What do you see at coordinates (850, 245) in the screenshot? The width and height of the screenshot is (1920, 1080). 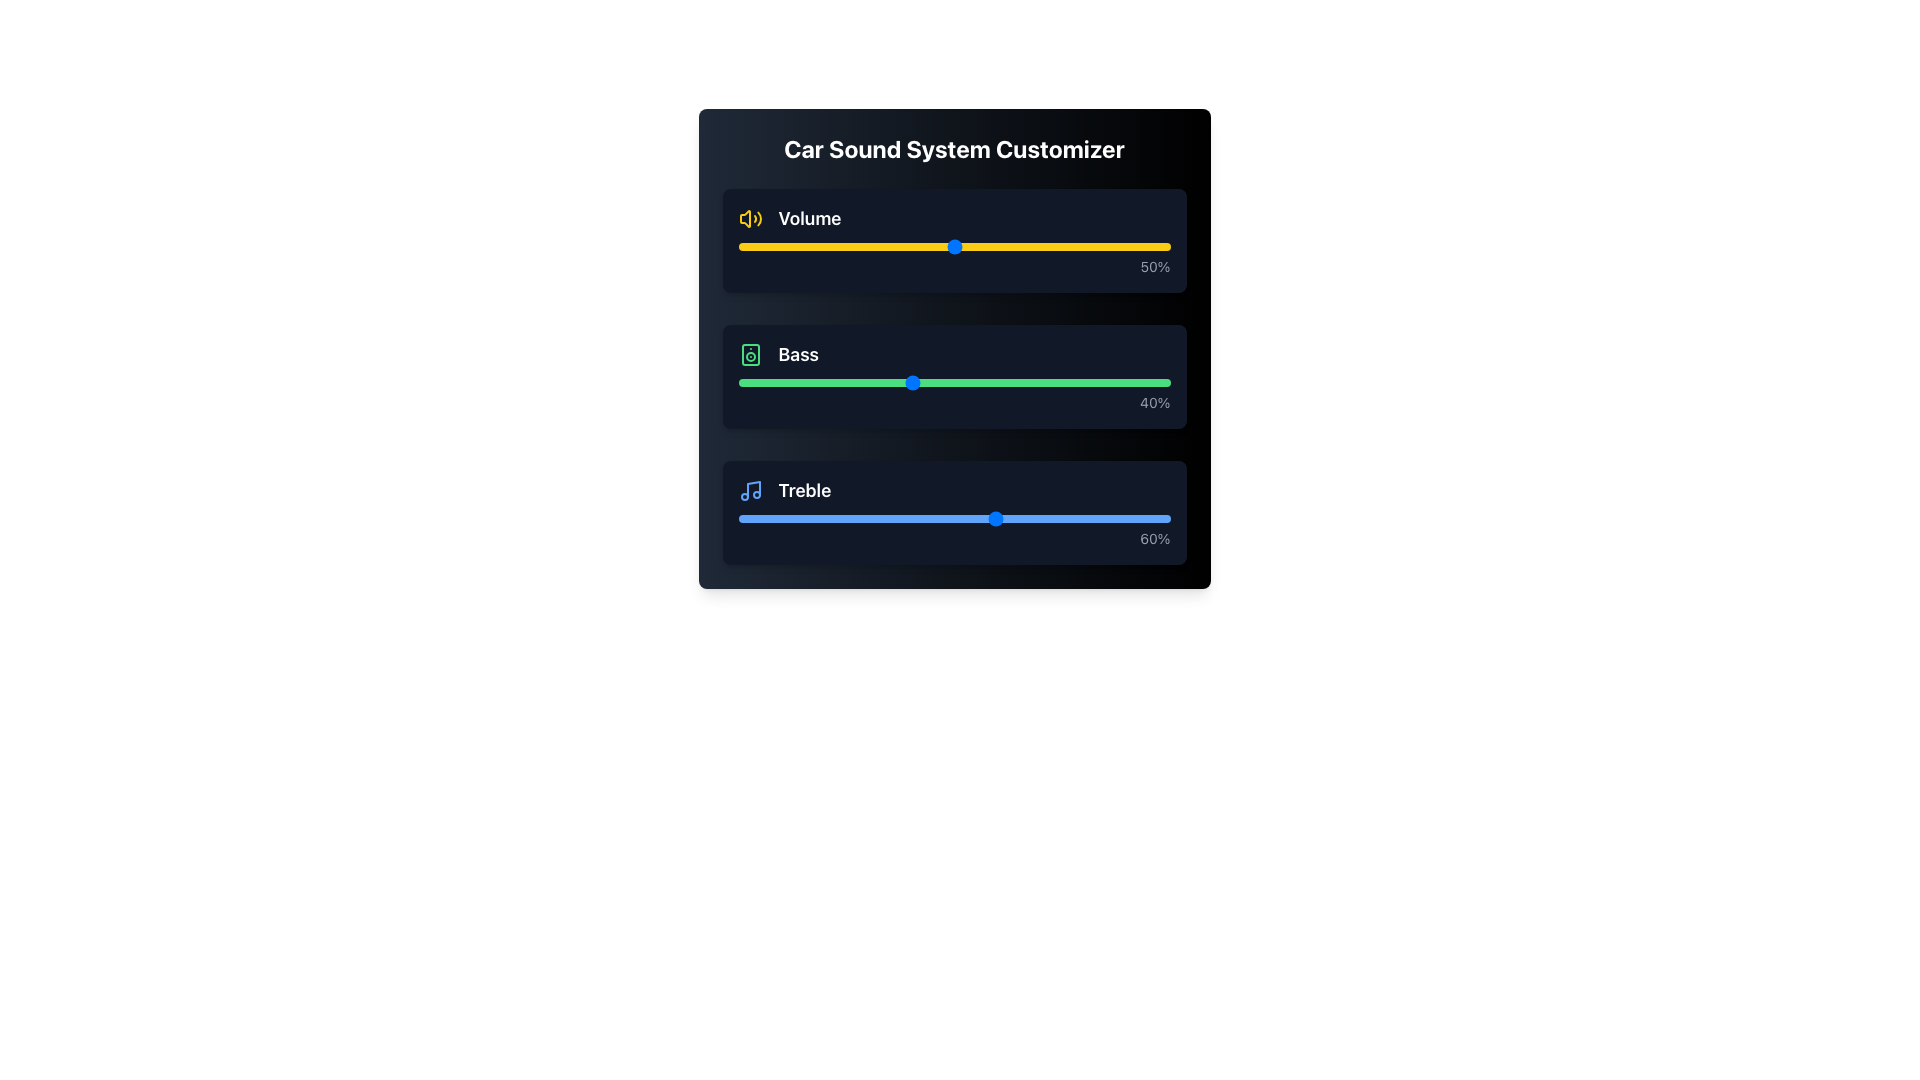 I see `volume` at bounding box center [850, 245].